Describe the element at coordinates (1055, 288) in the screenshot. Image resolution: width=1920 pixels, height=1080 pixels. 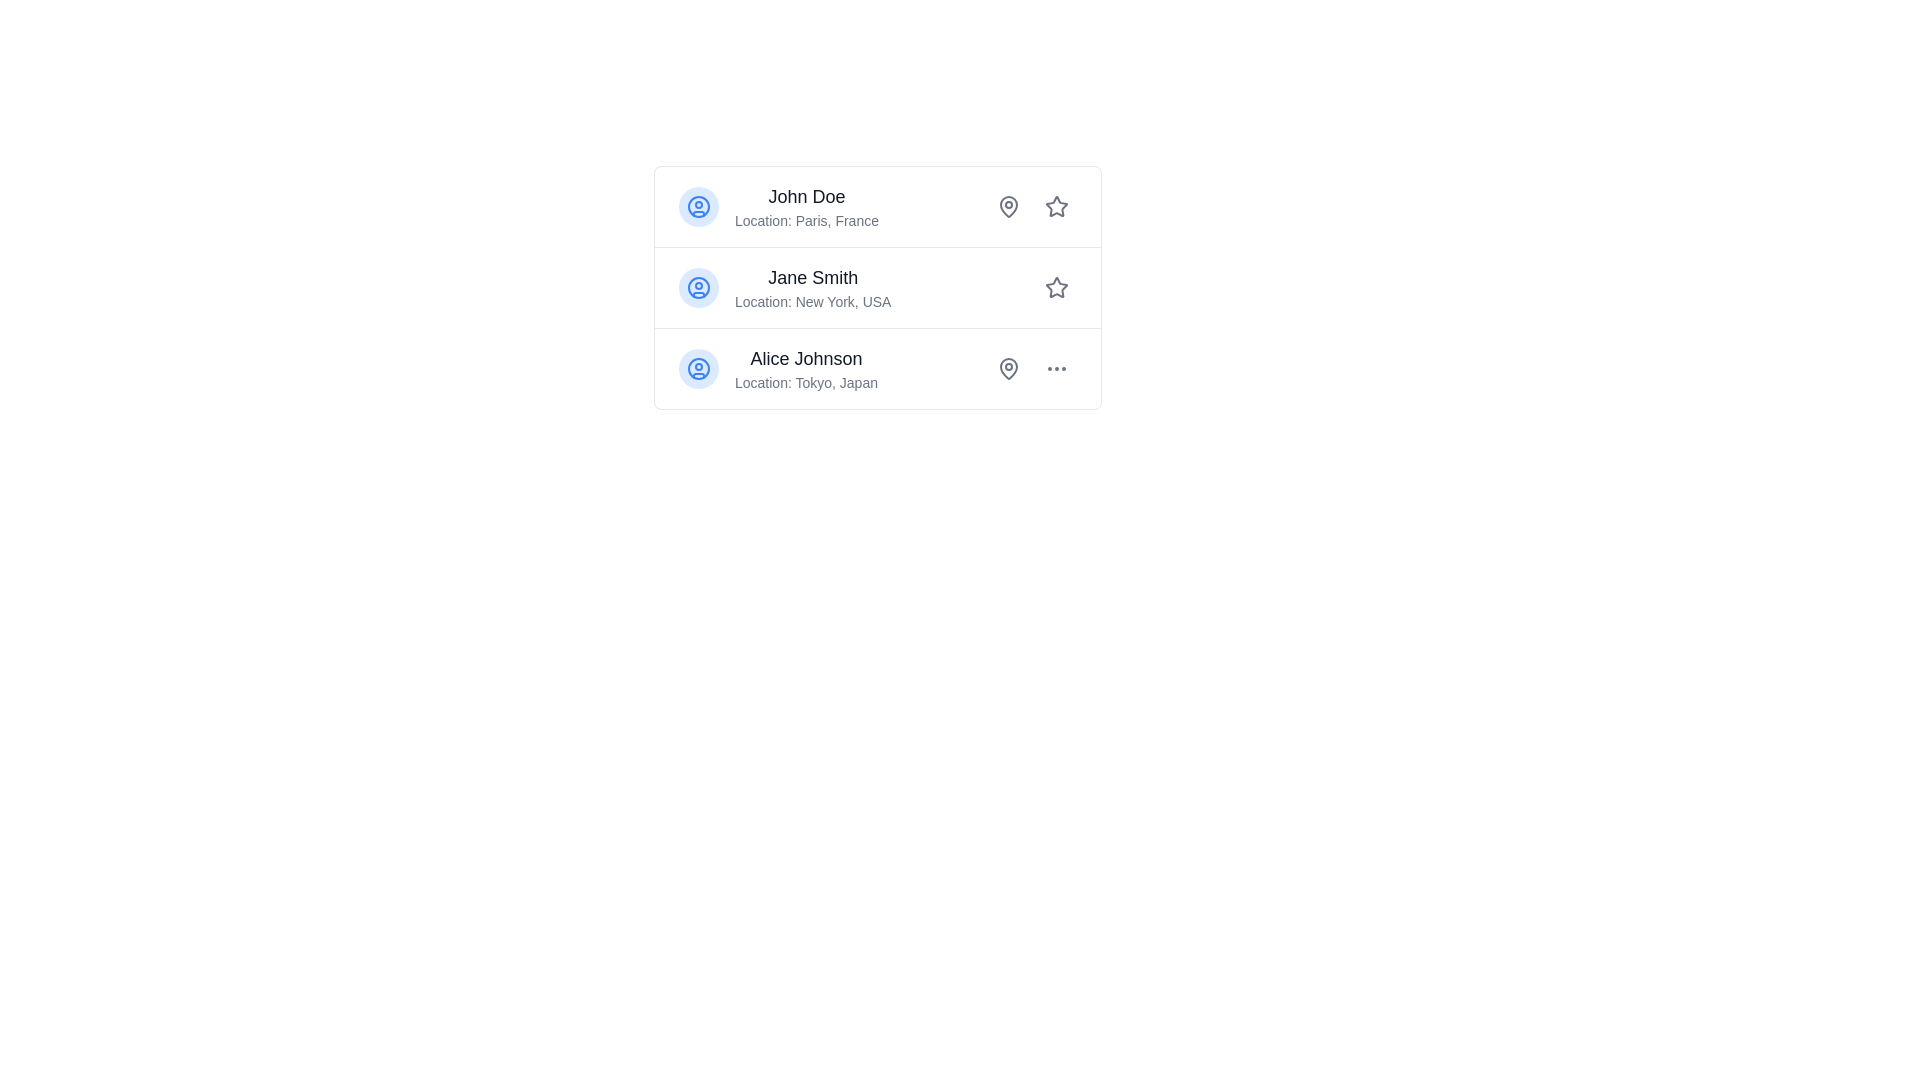
I see `the star icon in the rightmost column of the row for Jane Smith from New York, USA` at that location.